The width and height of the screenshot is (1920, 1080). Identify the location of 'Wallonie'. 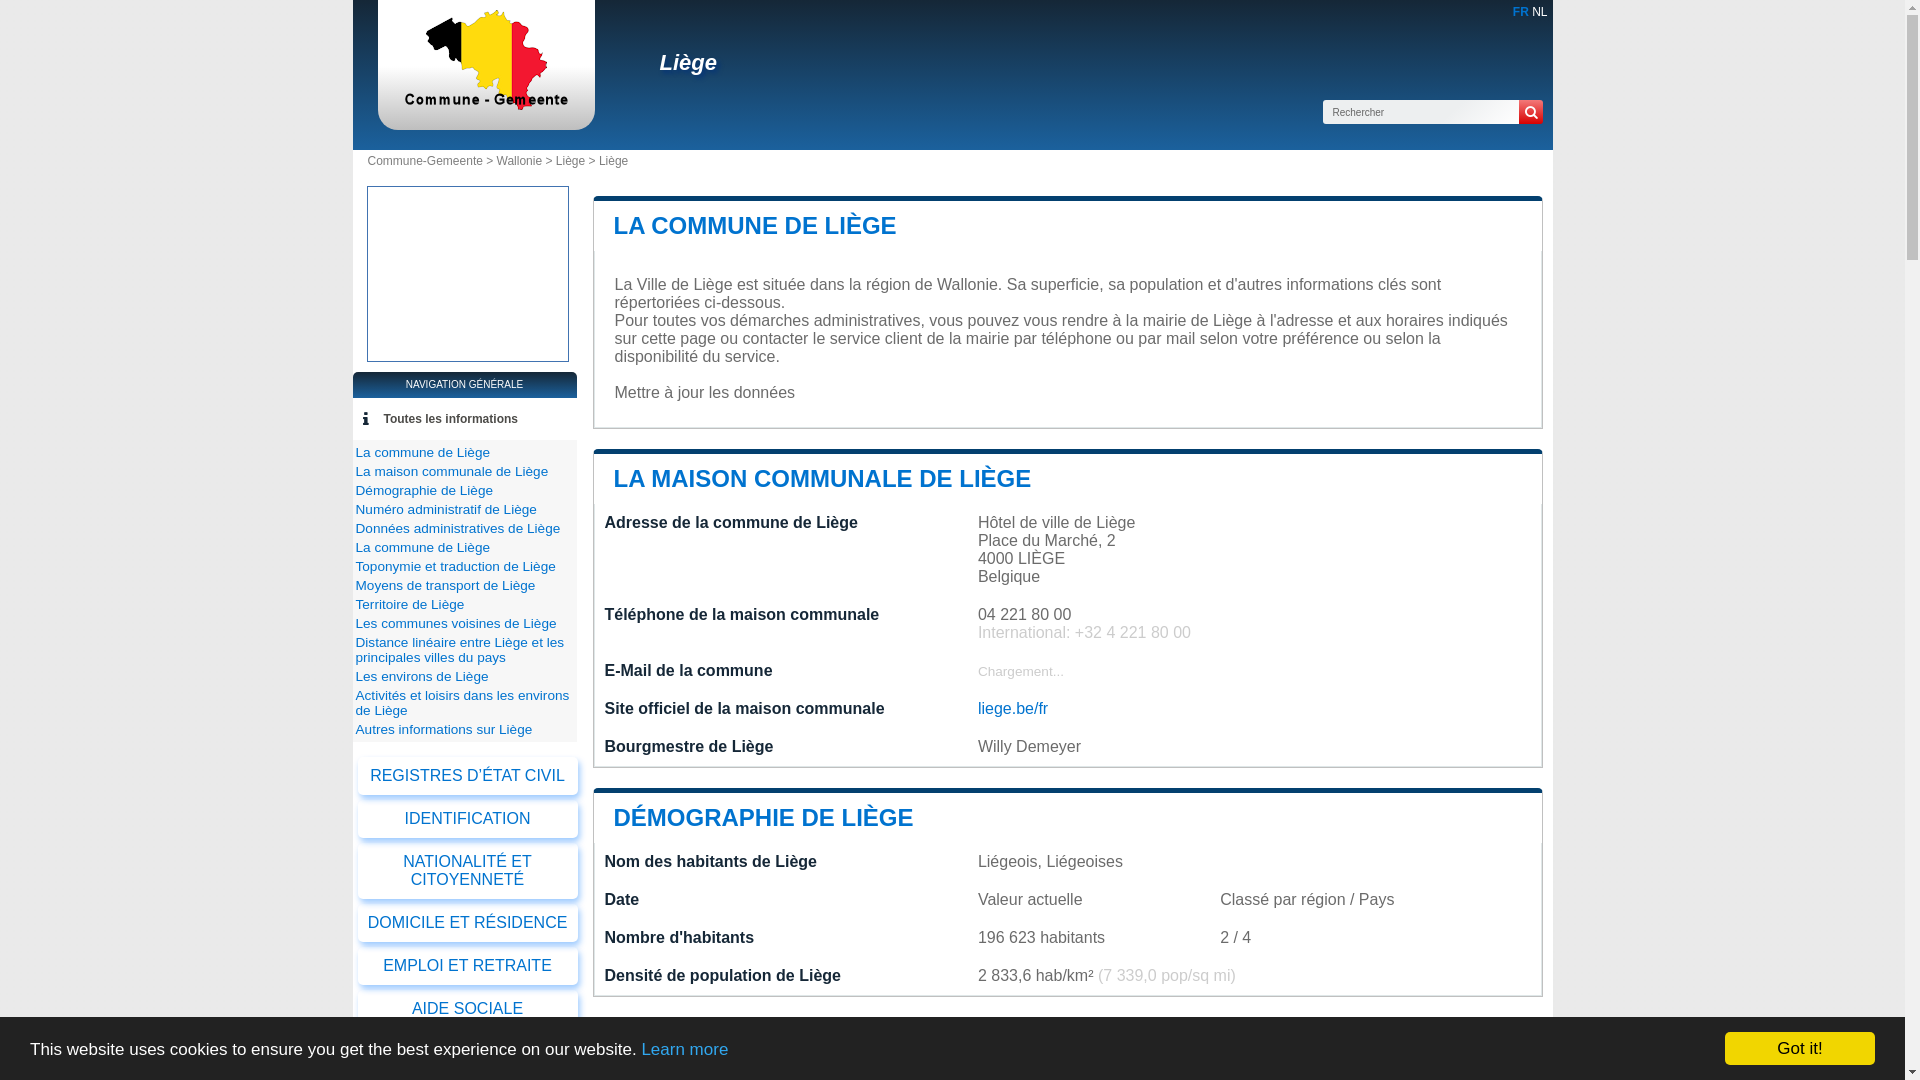
(519, 160).